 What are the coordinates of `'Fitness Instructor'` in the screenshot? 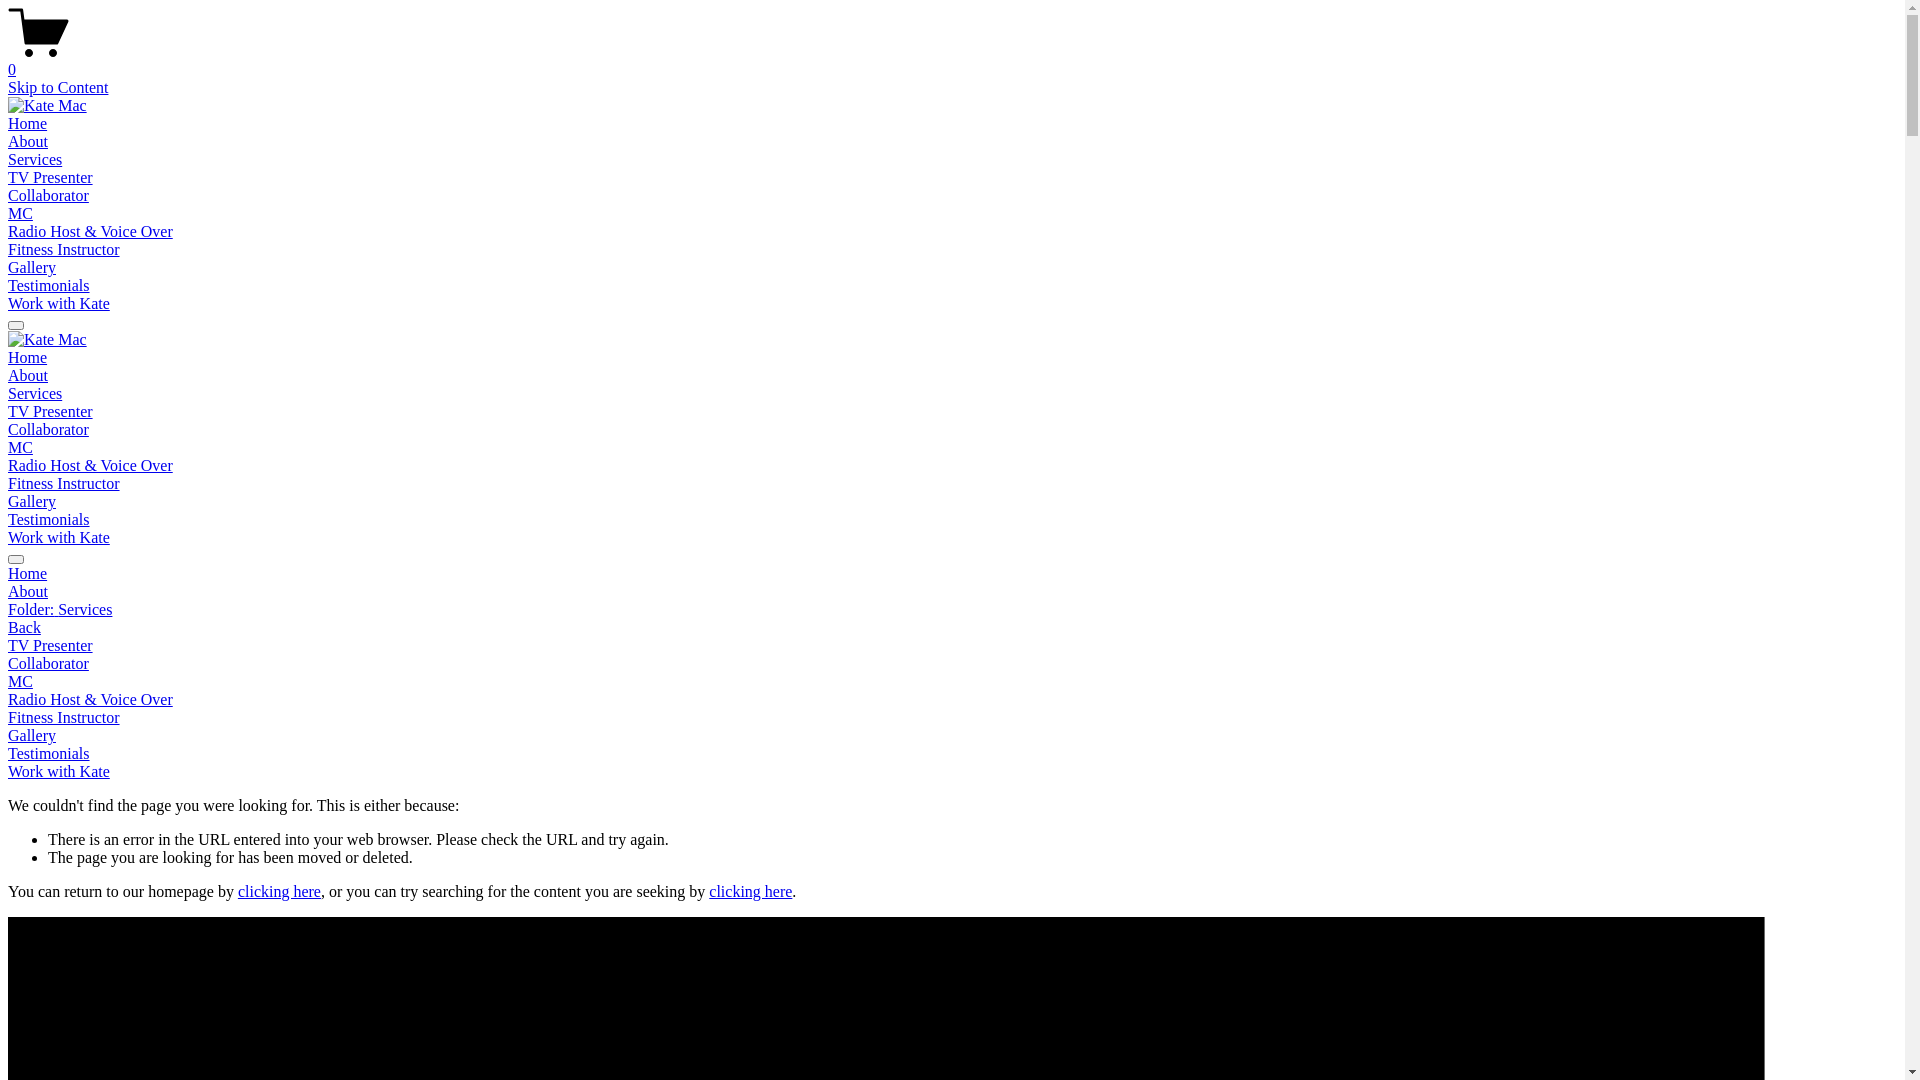 It's located at (63, 483).